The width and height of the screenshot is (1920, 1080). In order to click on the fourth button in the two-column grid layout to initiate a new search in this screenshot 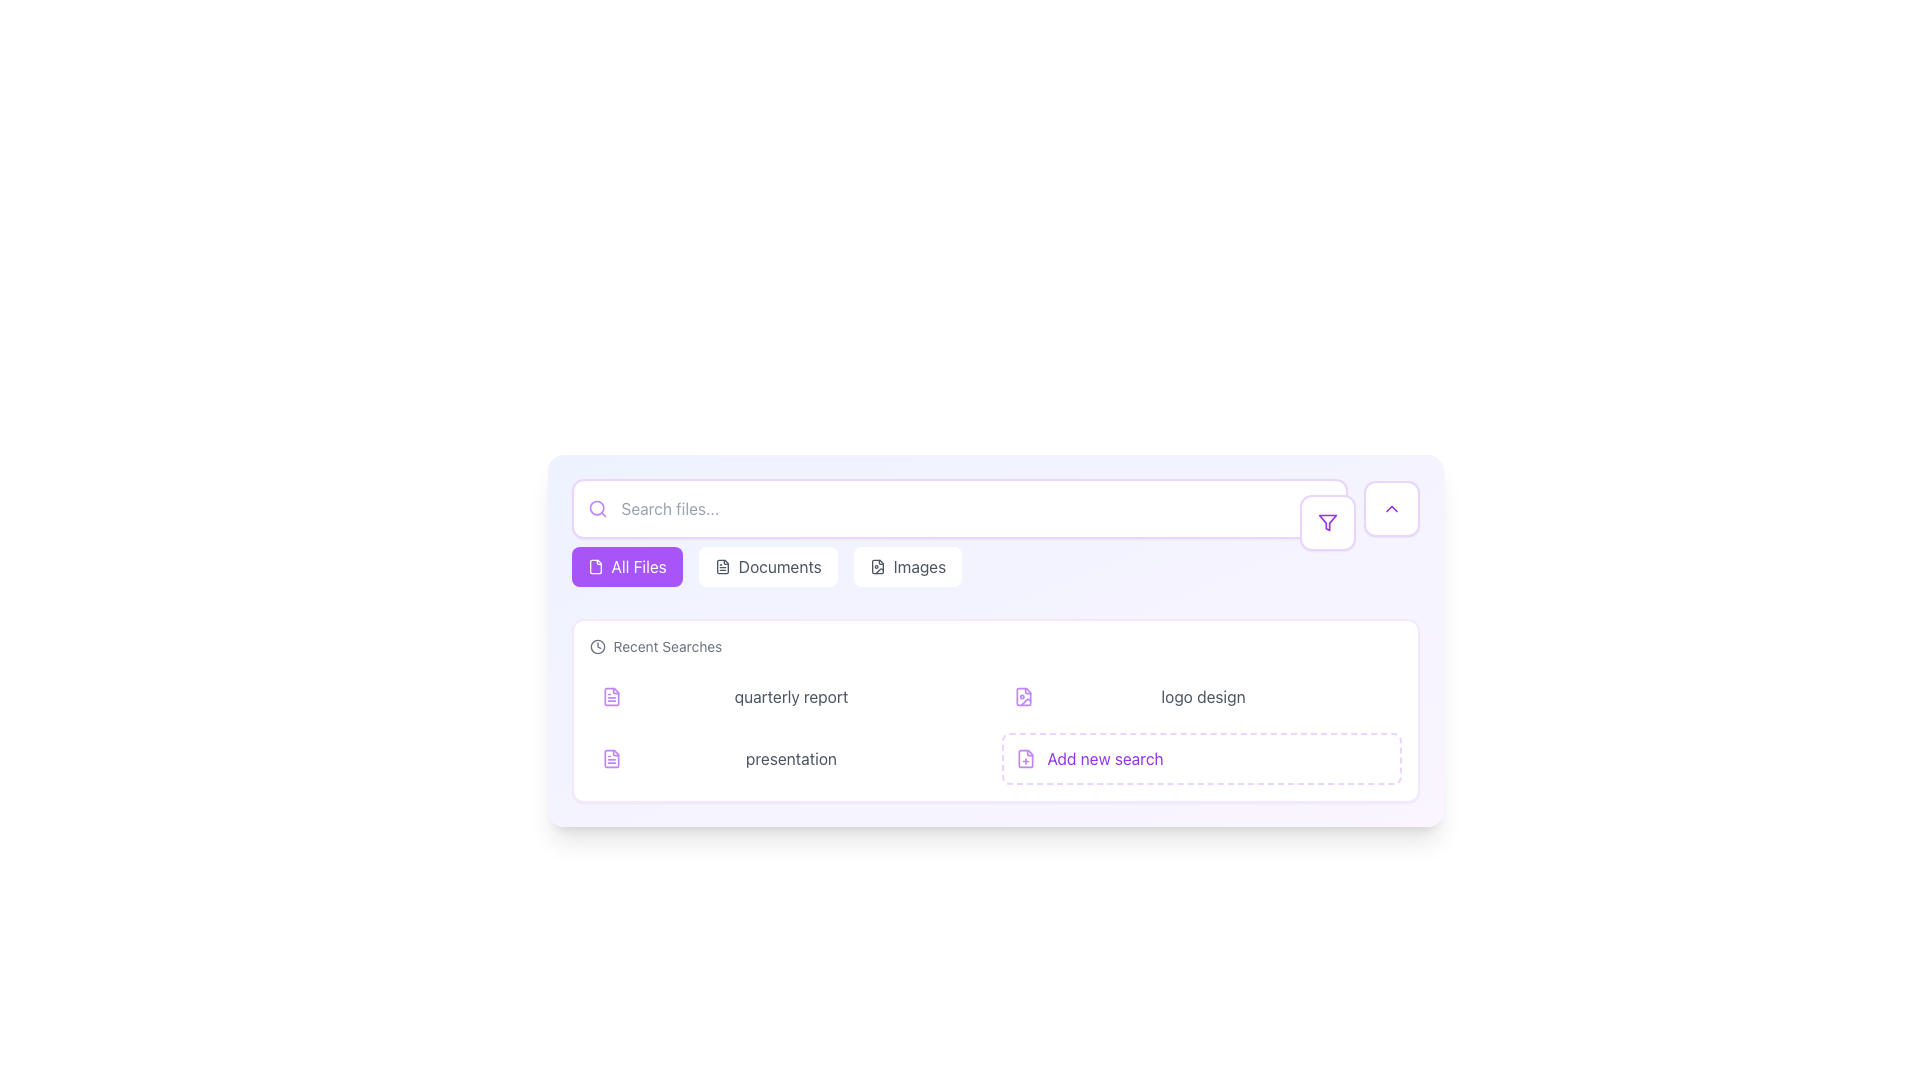, I will do `click(1200, 759)`.